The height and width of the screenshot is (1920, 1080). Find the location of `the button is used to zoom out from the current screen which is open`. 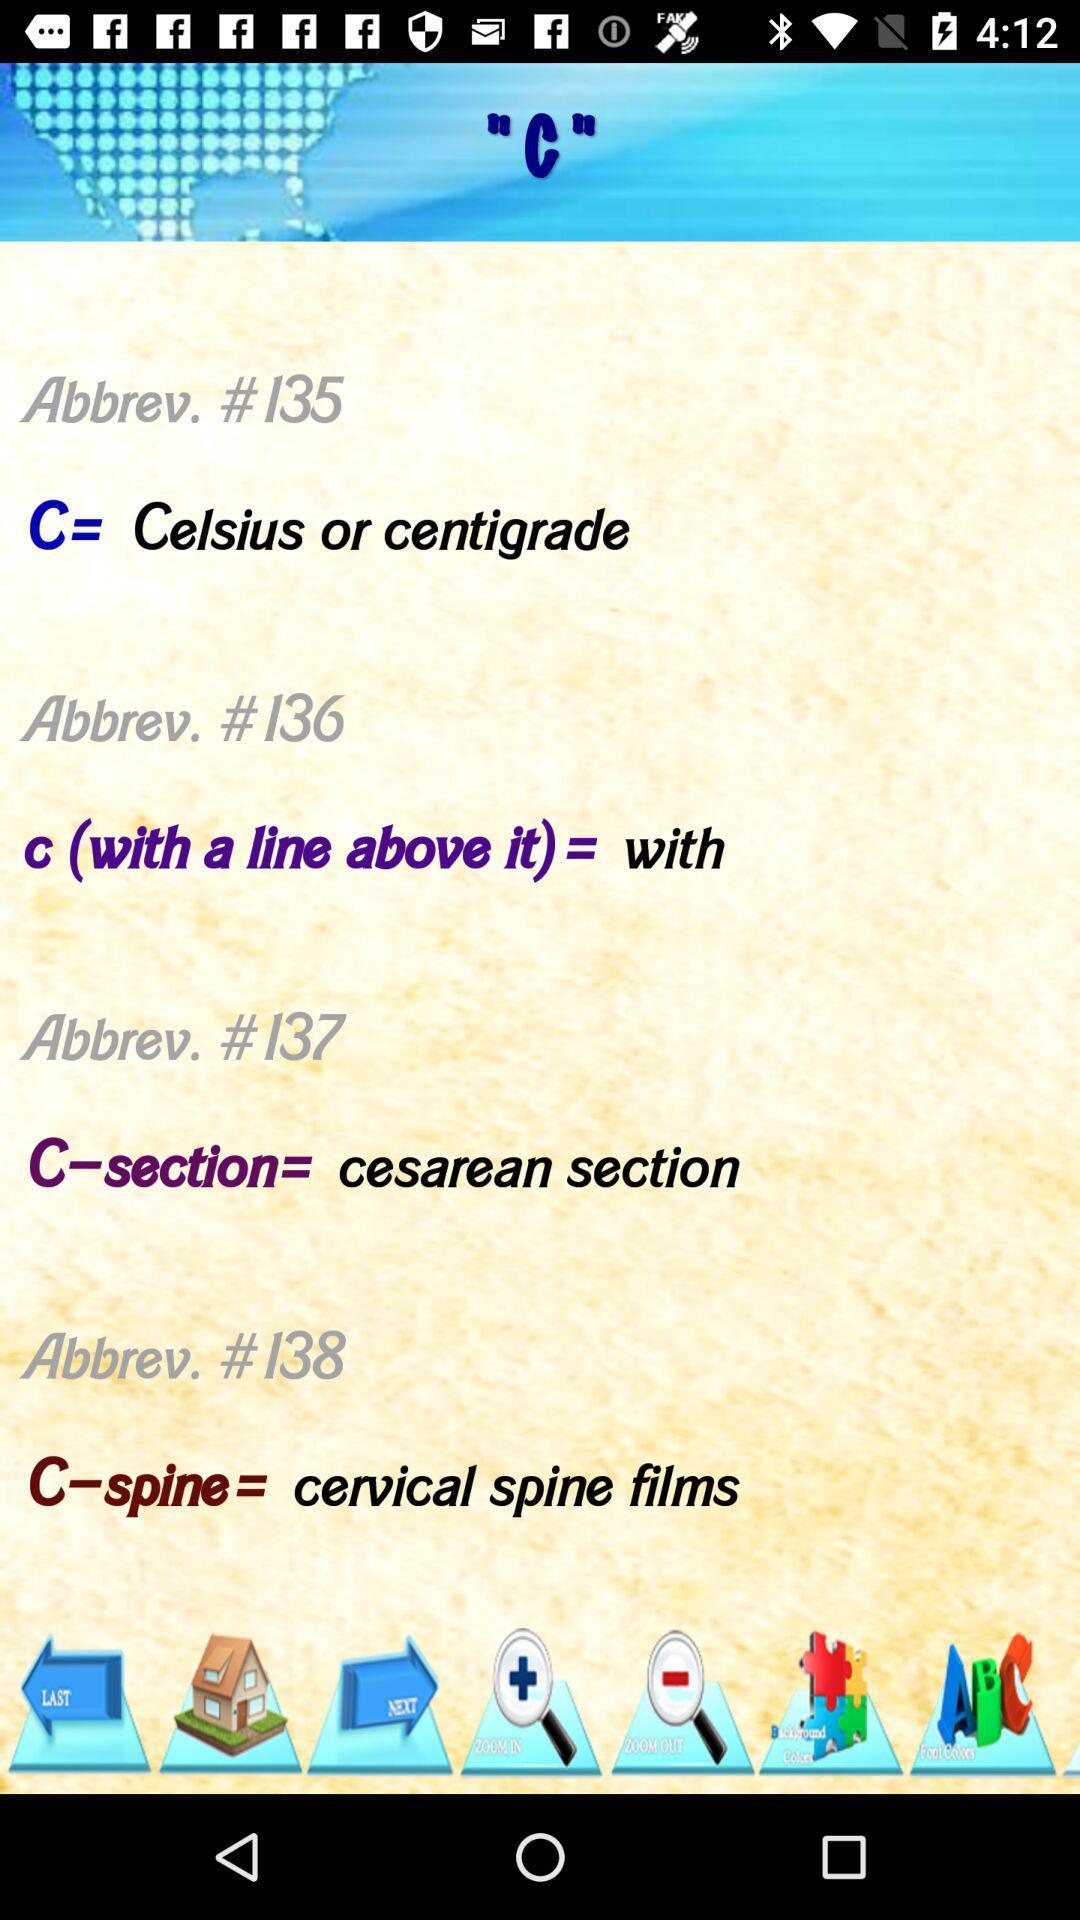

the button is used to zoom out from the current screen which is open is located at coordinates (680, 1702).